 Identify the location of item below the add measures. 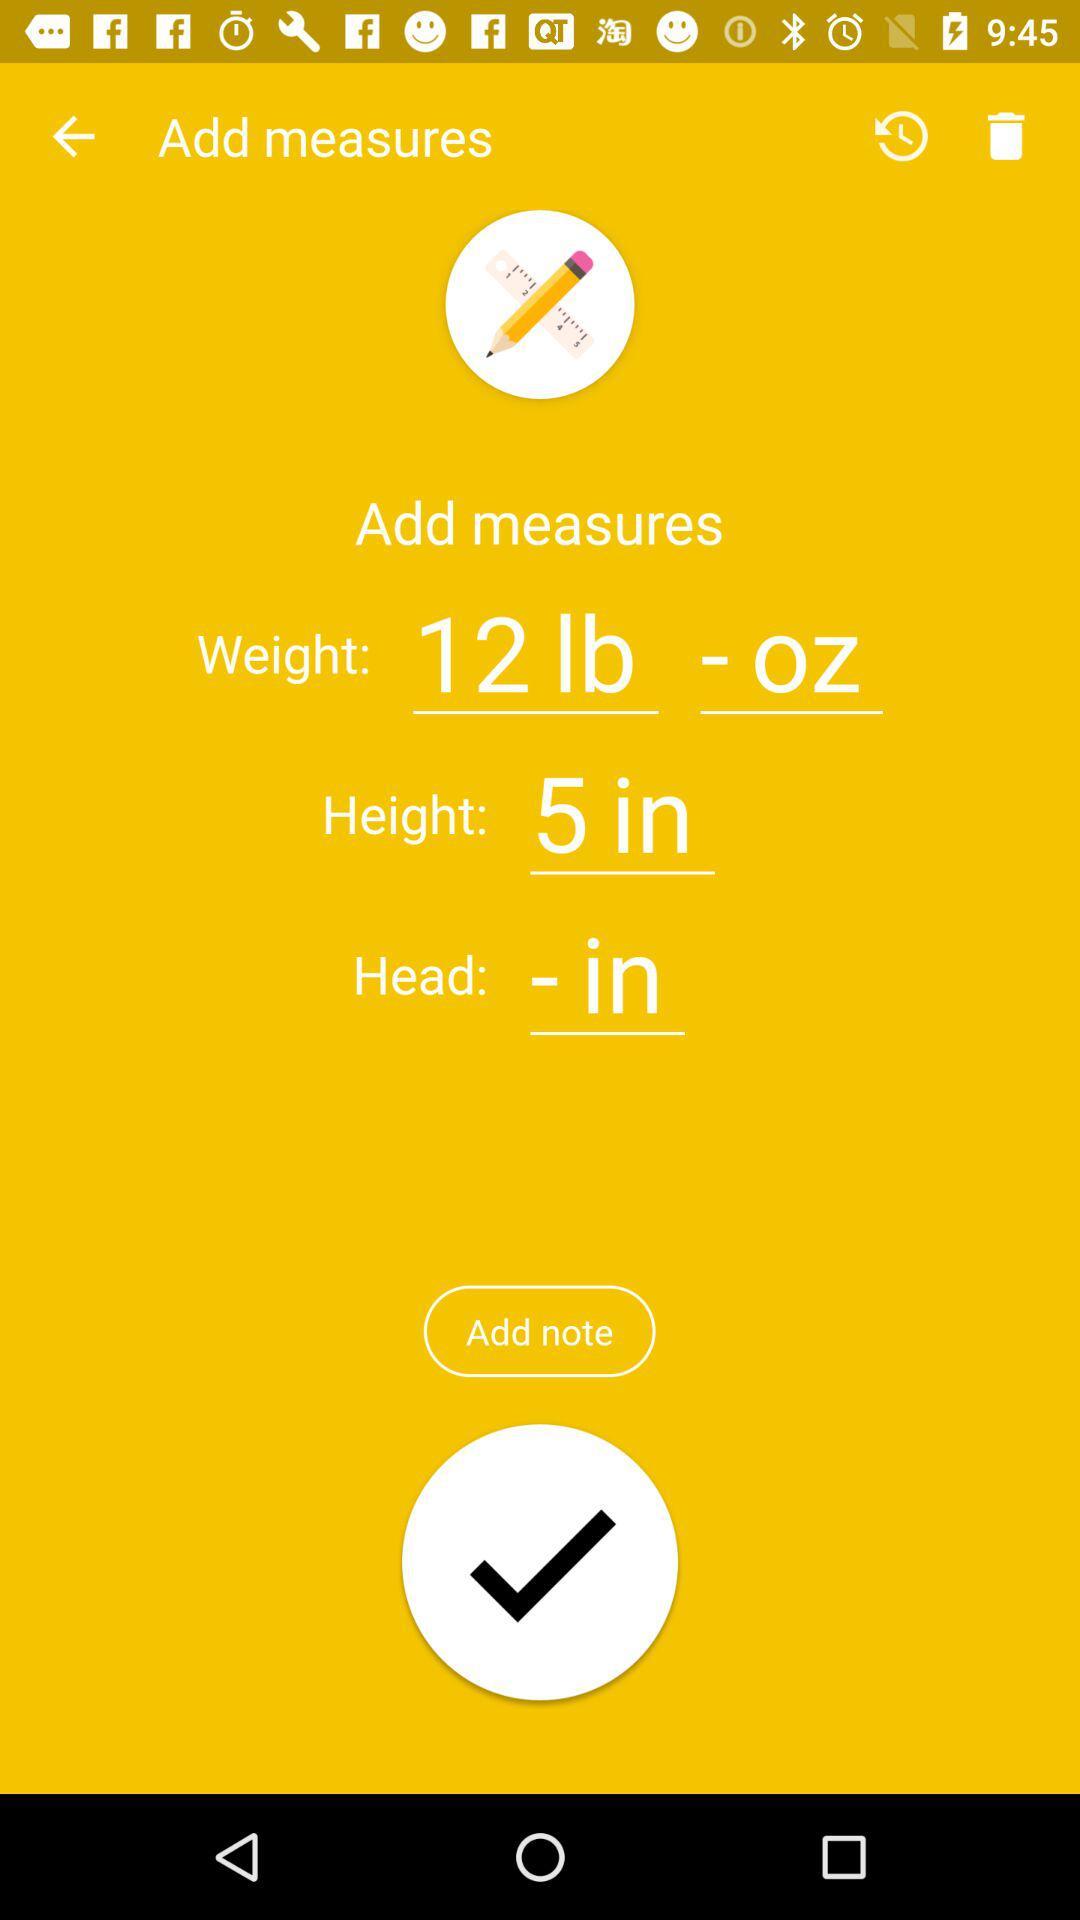
(472, 640).